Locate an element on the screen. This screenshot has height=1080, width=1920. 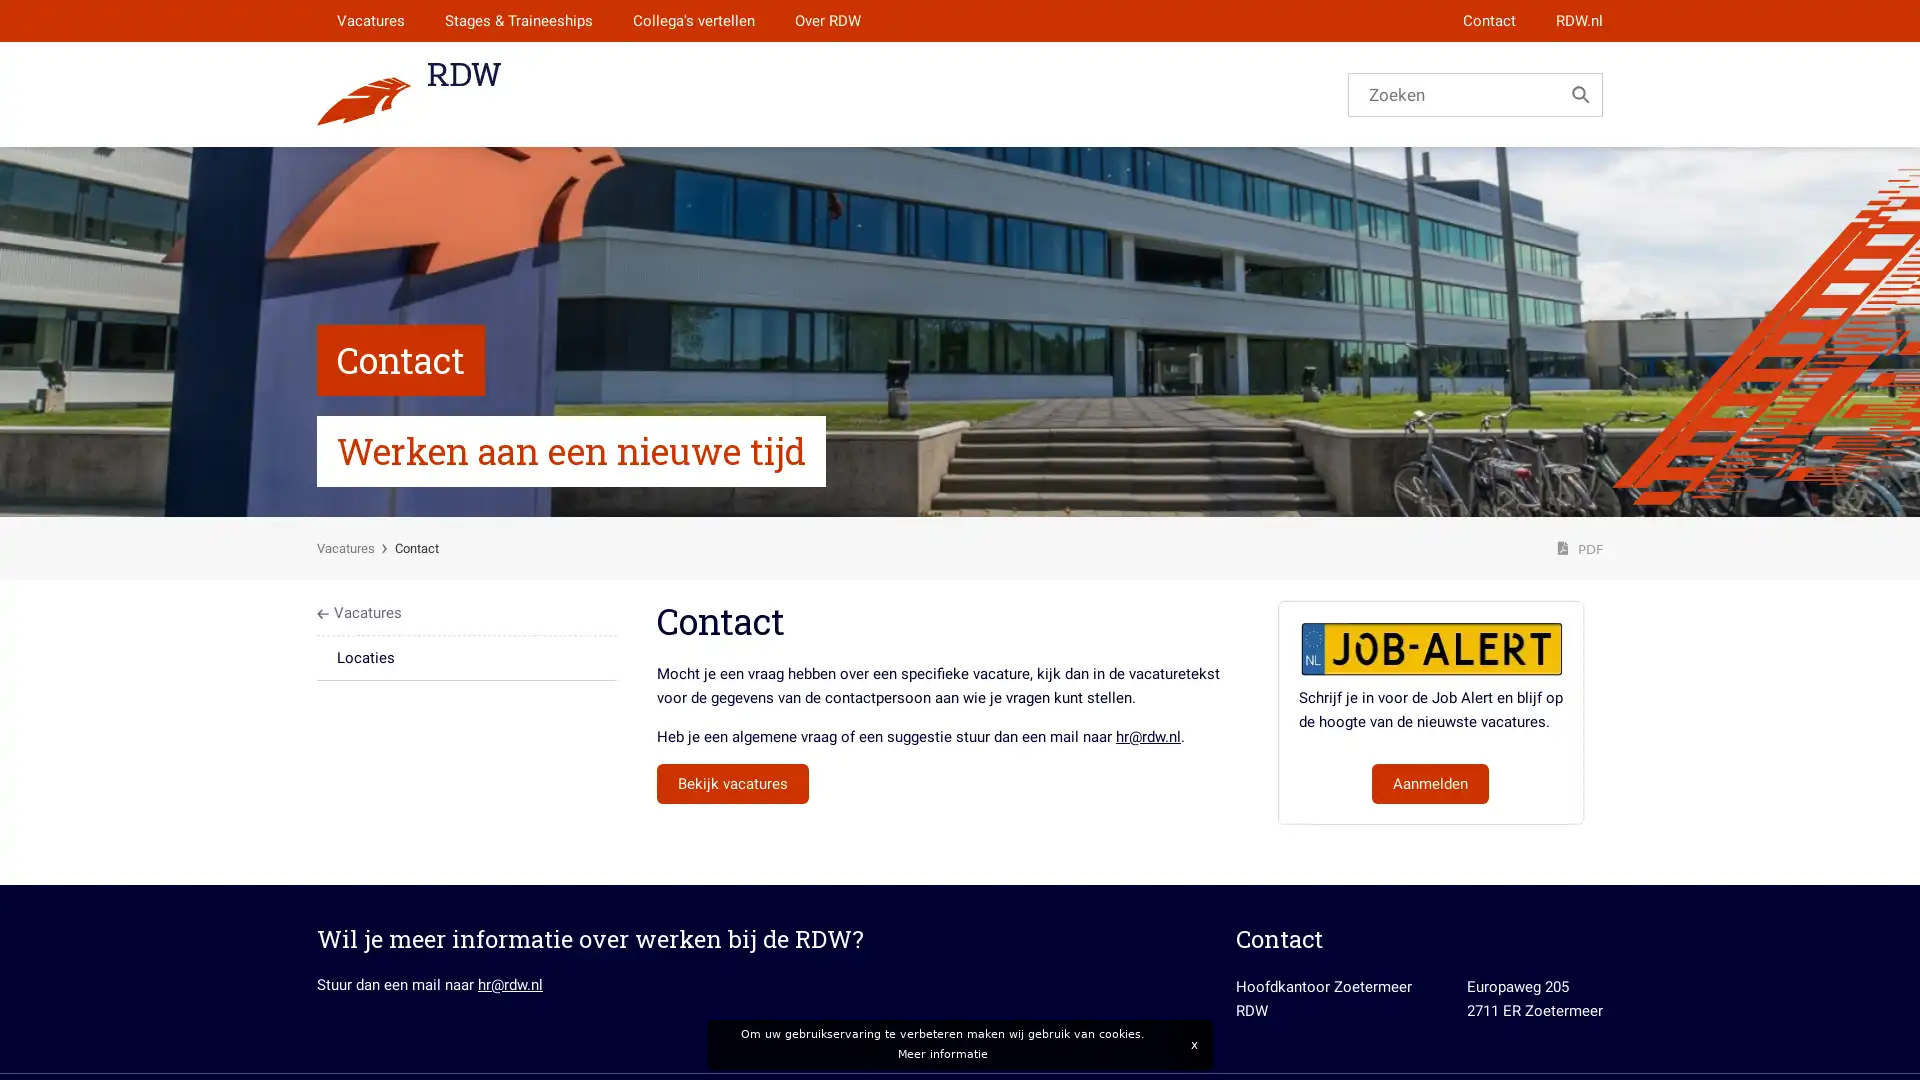
Sluiten is located at coordinates (1193, 1044).